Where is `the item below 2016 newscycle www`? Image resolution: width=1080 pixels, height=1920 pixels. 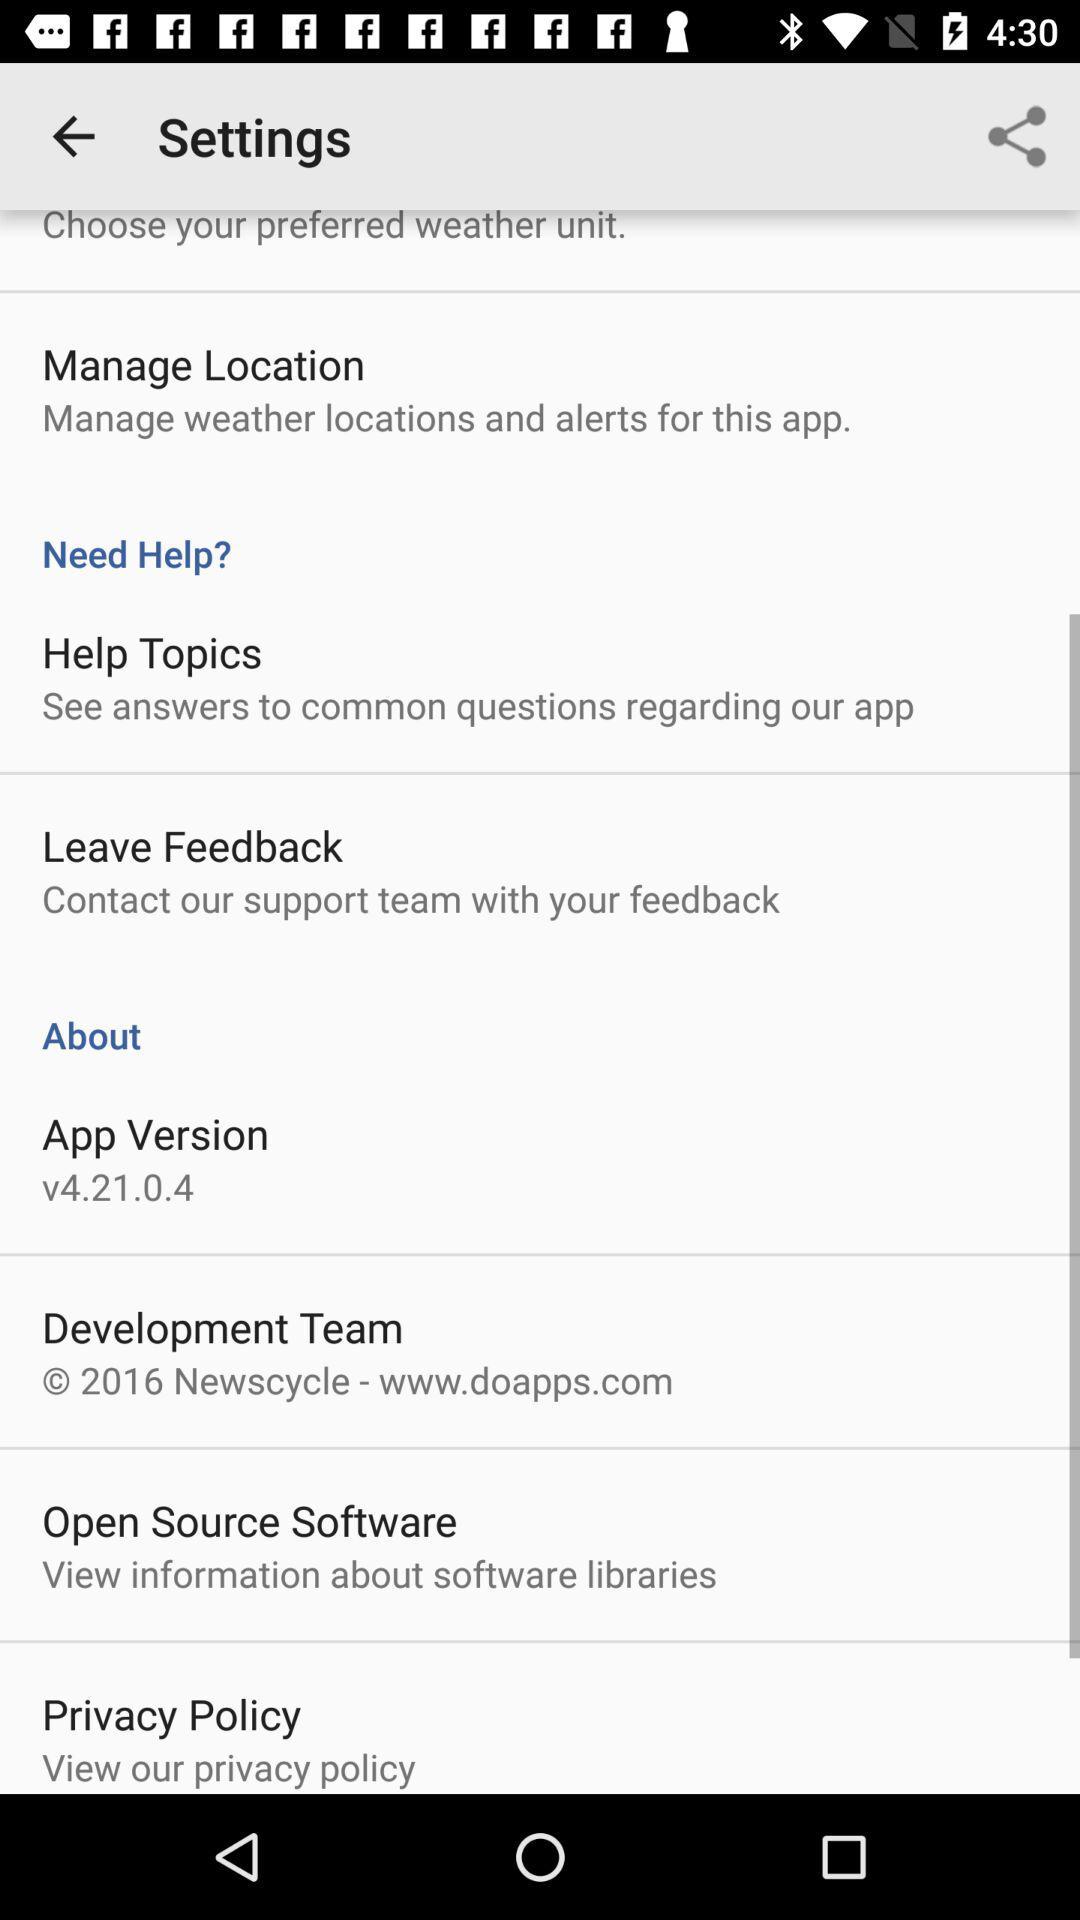 the item below 2016 newscycle www is located at coordinates (248, 1520).